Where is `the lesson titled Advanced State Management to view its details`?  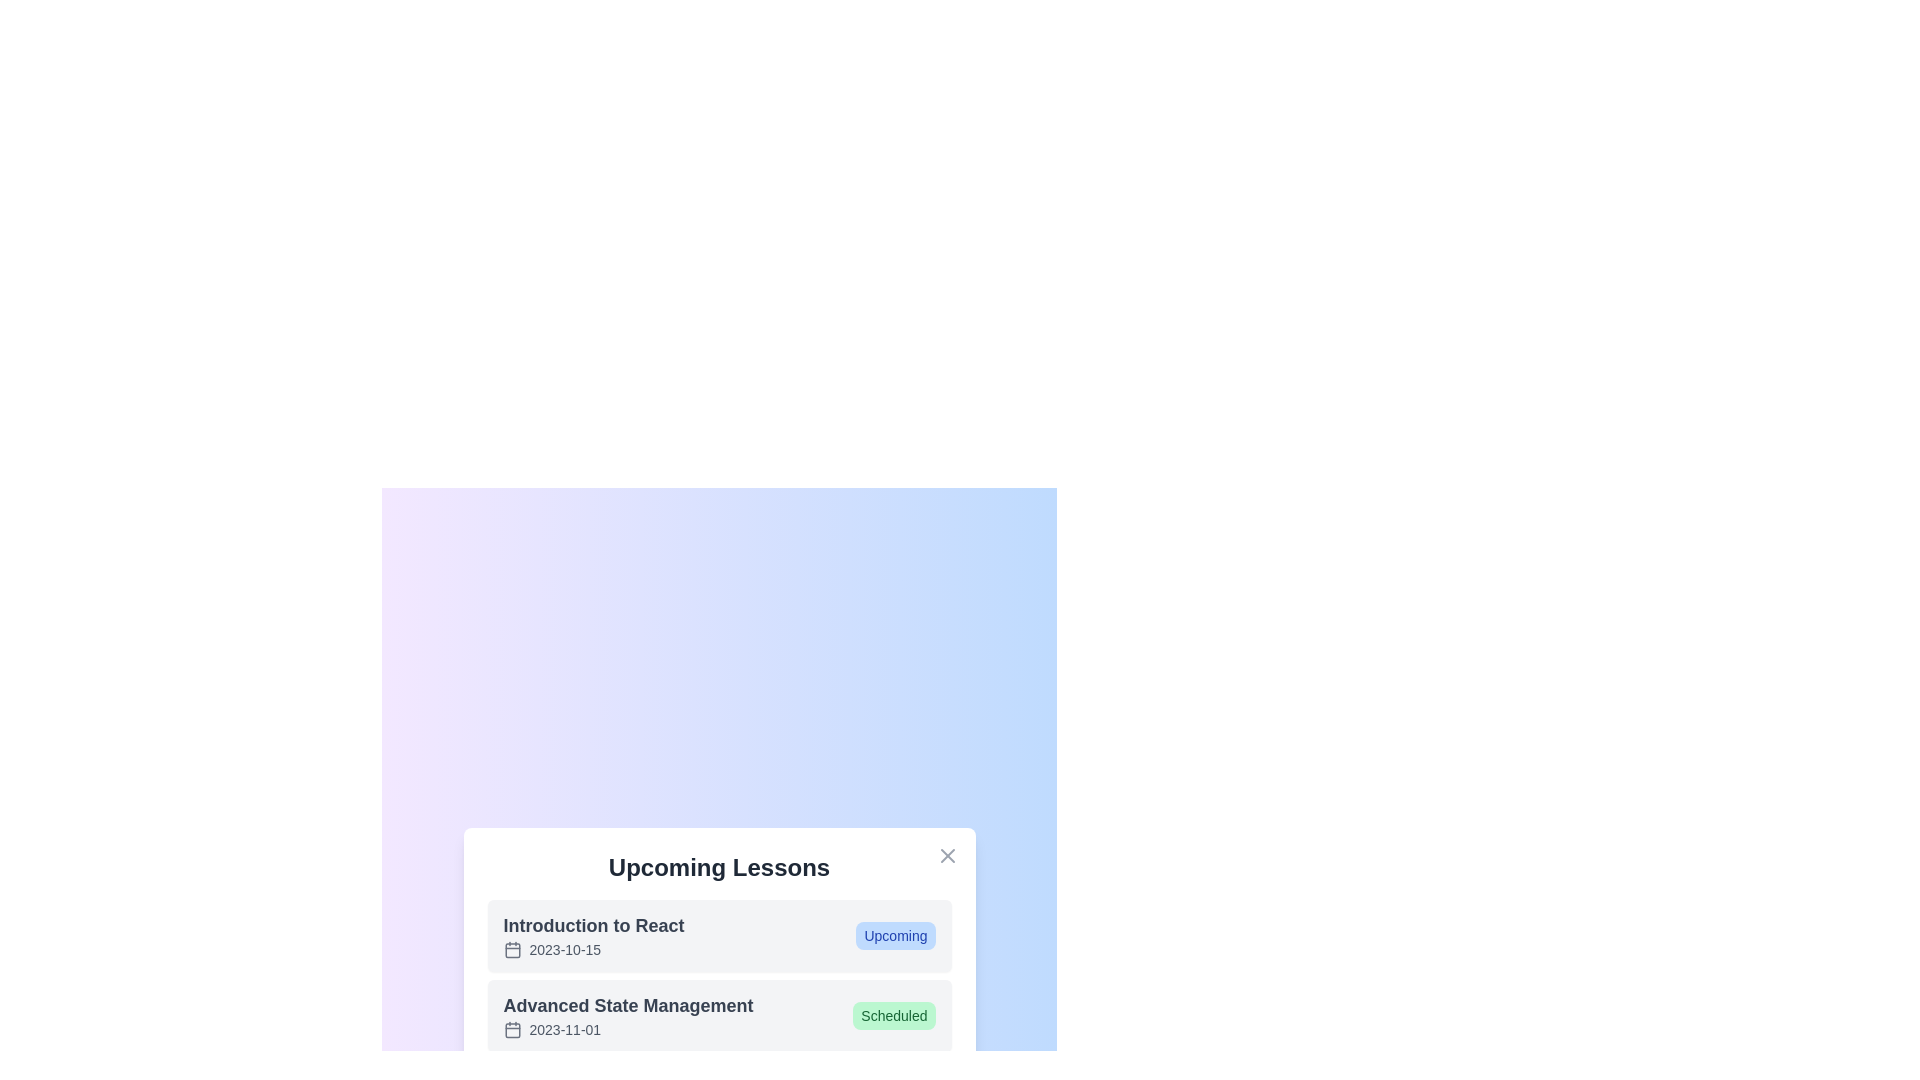
the lesson titled Advanced State Management to view its details is located at coordinates (627, 1015).